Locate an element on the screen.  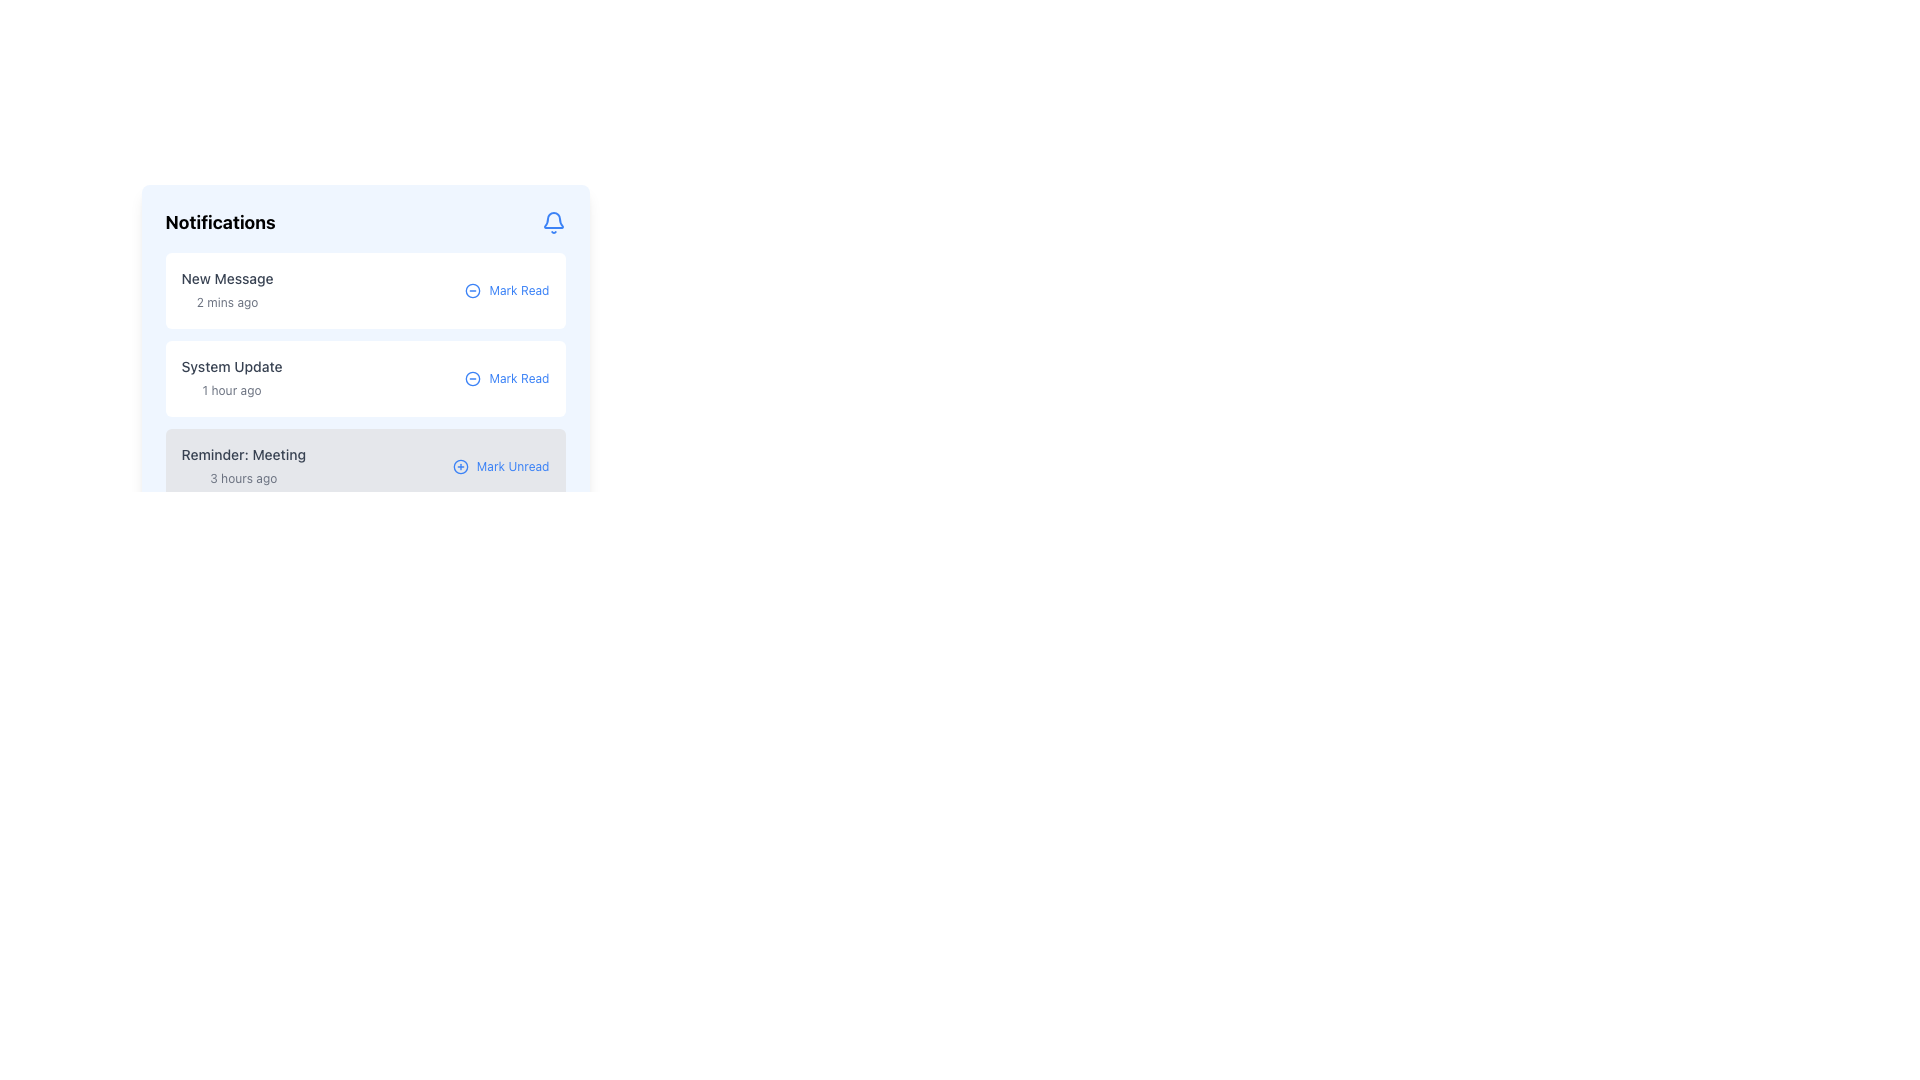
the text label indicating the notifications center located at the top-left of the notification panel is located at coordinates (220, 223).